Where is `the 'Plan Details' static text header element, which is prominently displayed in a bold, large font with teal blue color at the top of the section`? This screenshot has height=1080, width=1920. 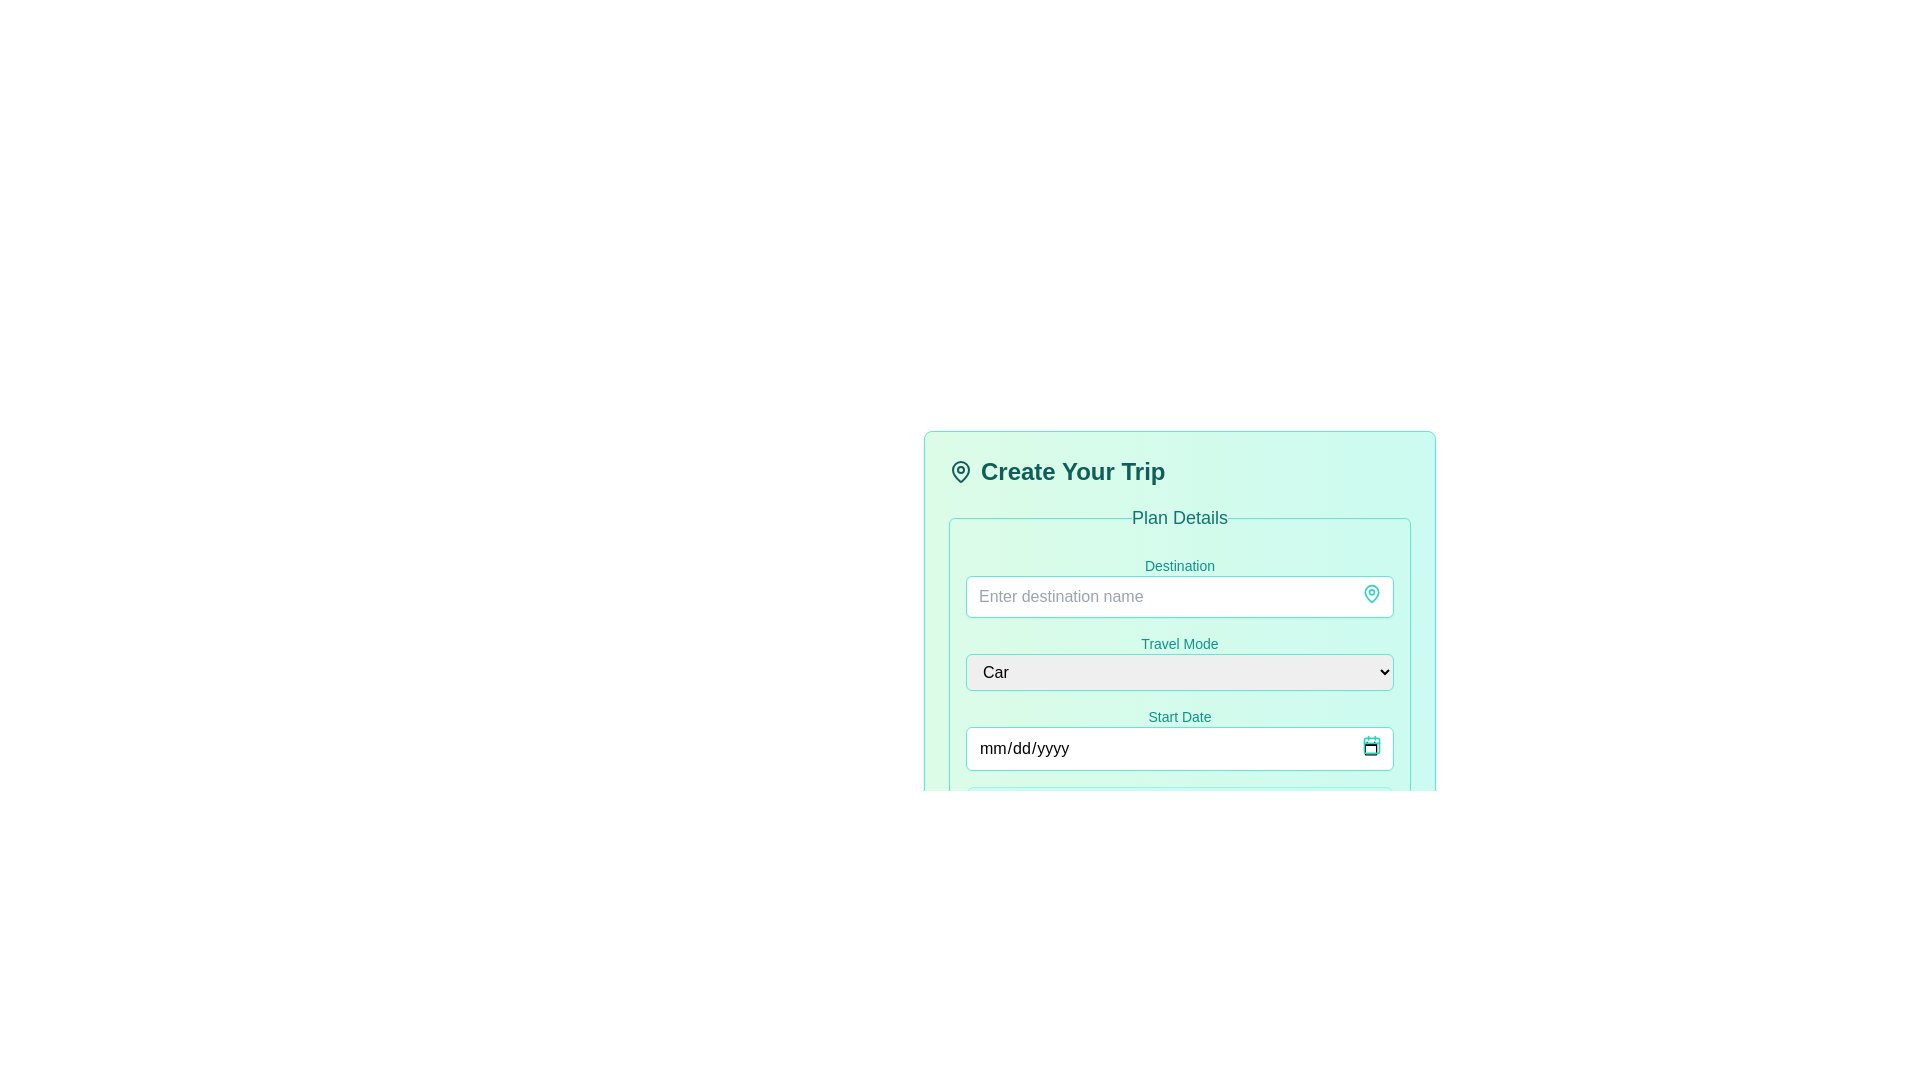 the 'Plan Details' static text header element, which is prominently displayed in a bold, large font with teal blue color at the top of the section is located at coordinates (1180, 516).